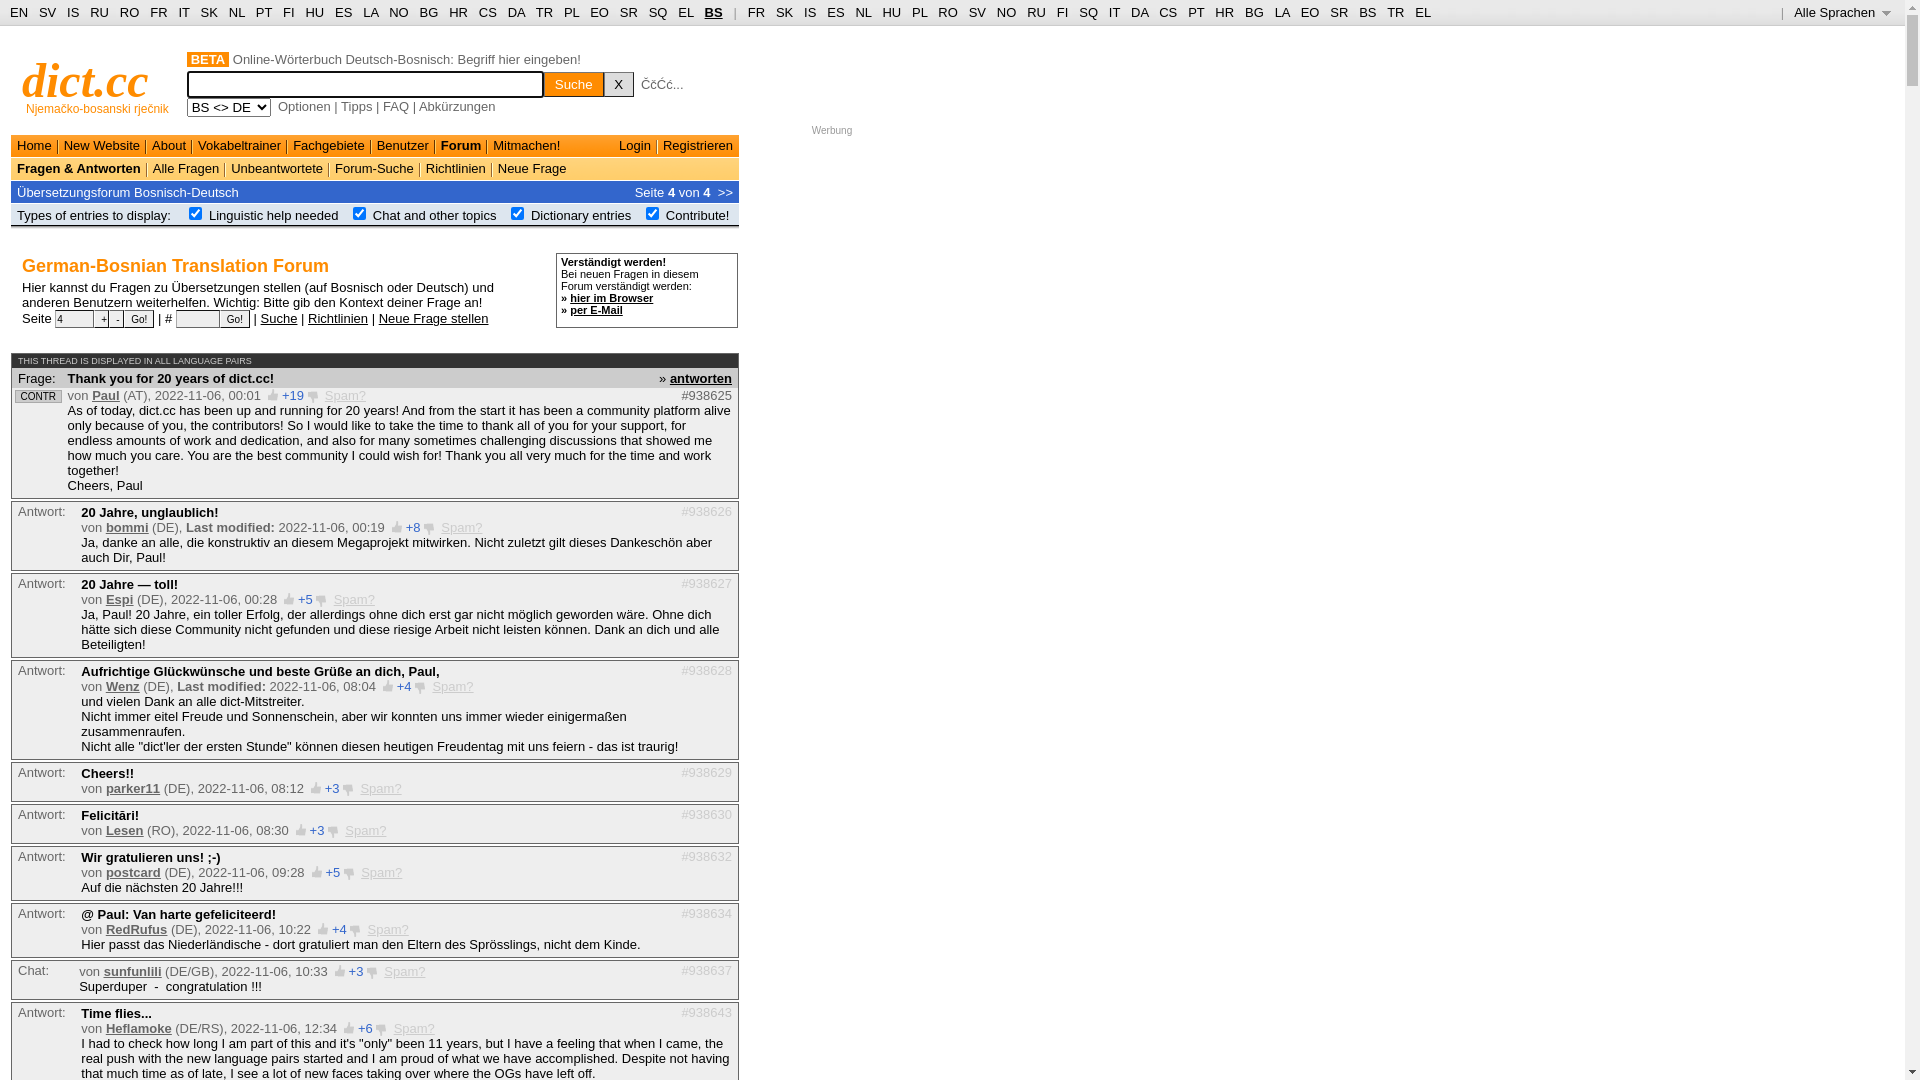 This screenshot has width=1920, height=1080. I want to click on 'LA', so click(370, 12).